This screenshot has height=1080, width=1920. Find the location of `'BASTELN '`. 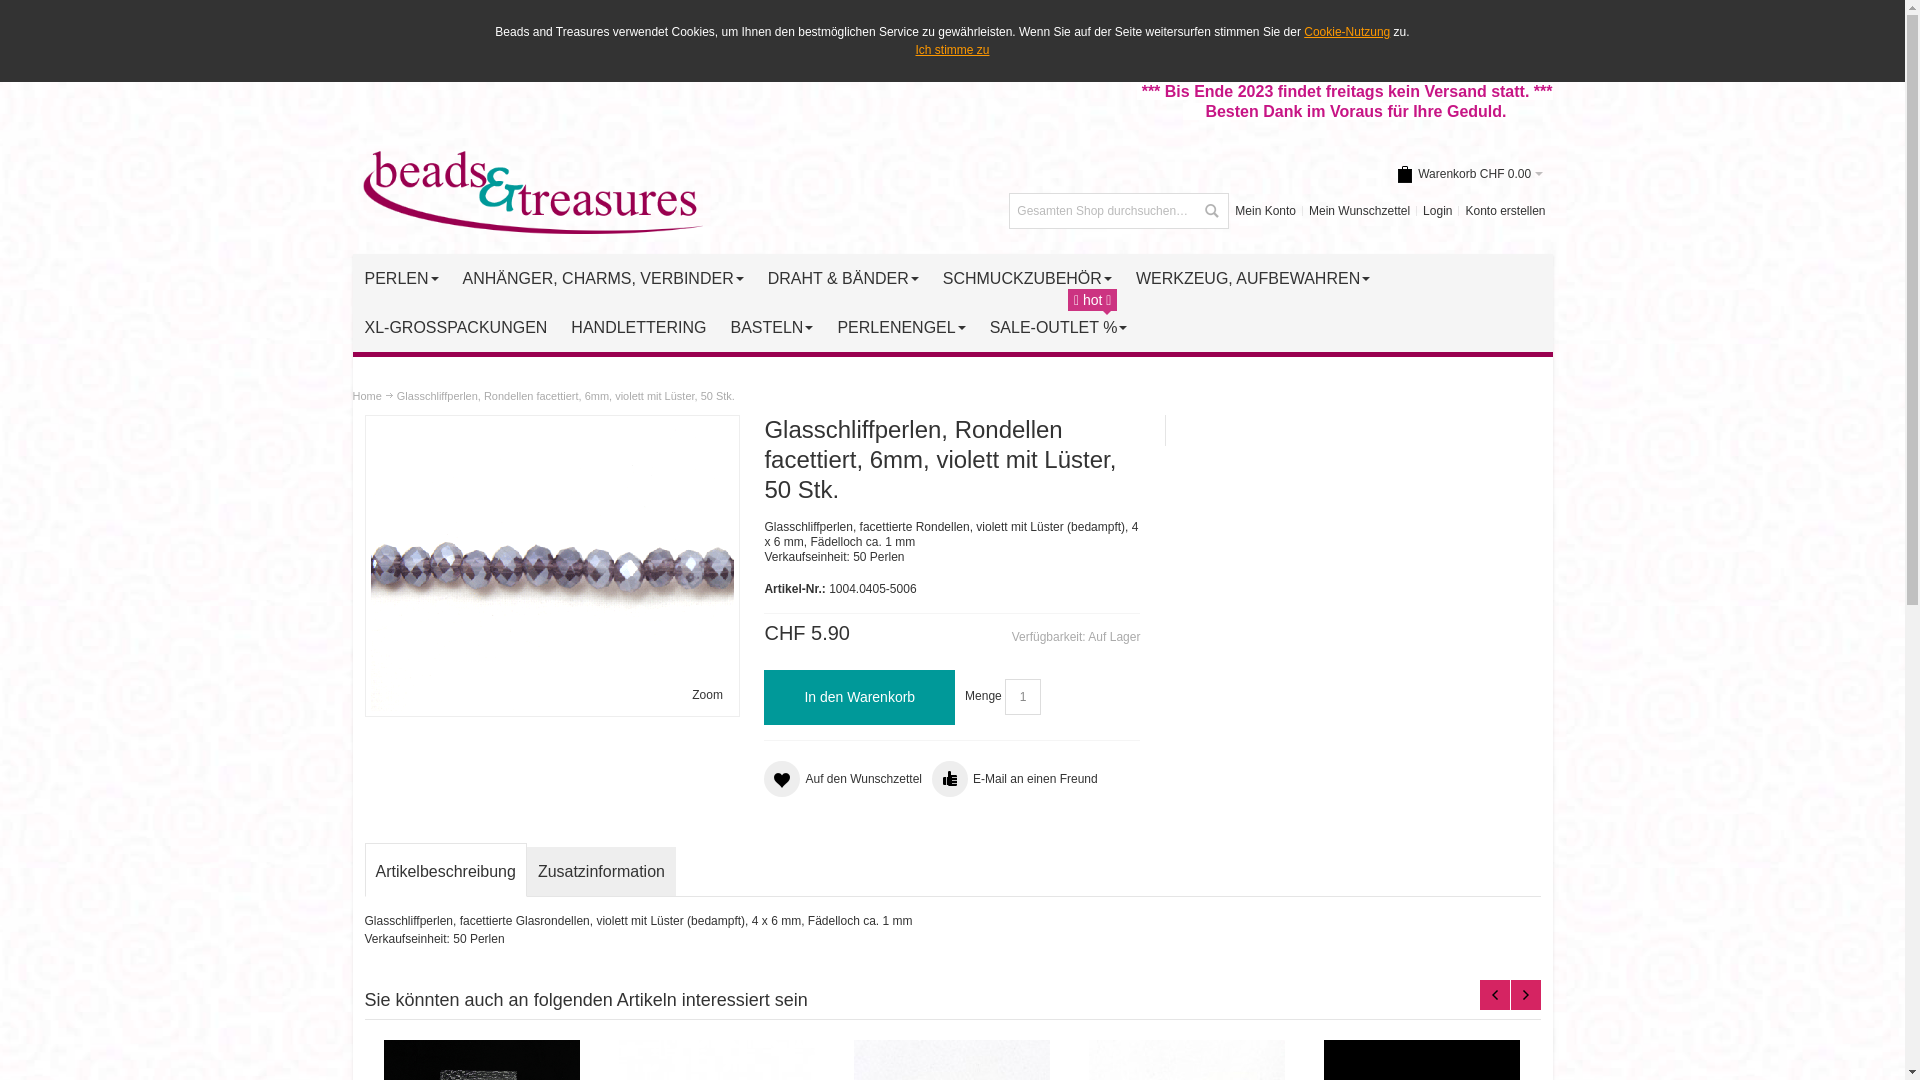

'BASTELN ' is located at coordinates (770, 326).